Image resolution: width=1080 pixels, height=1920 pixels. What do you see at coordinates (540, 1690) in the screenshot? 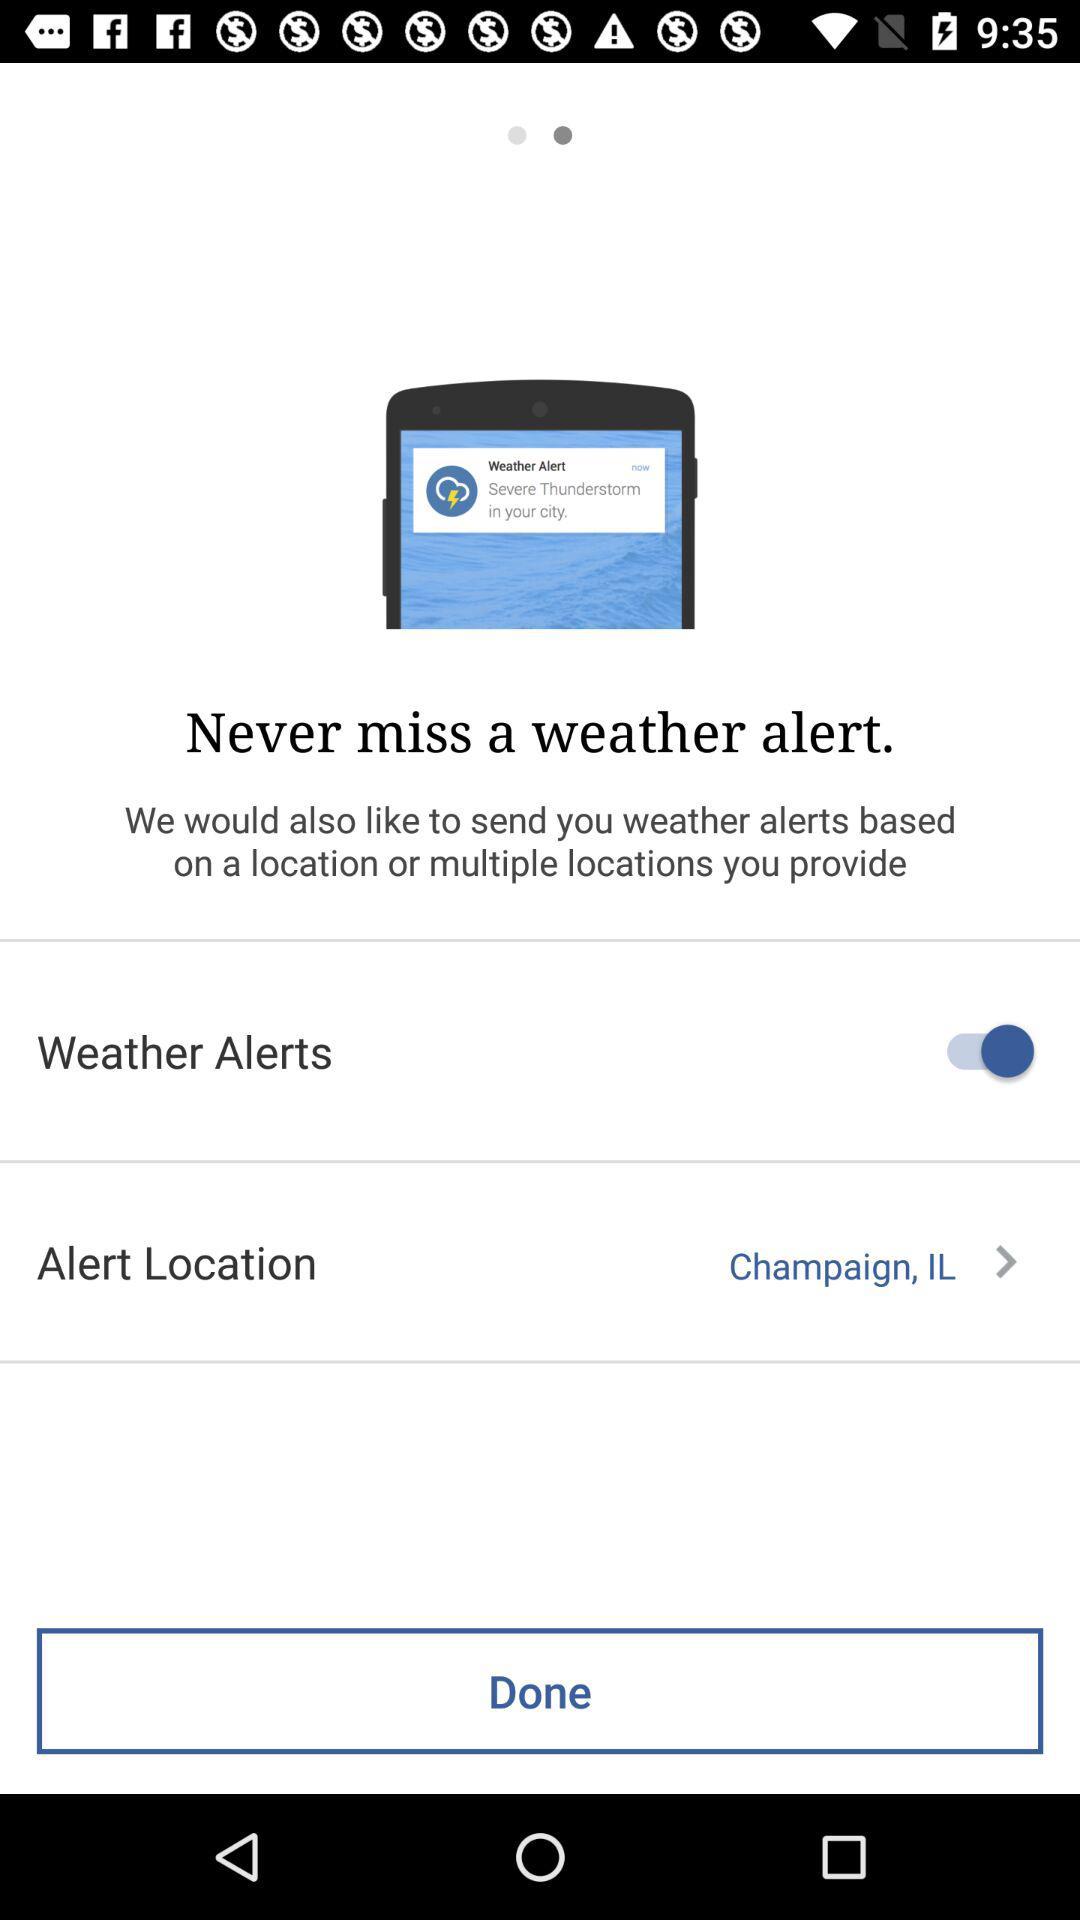
I see `the done` at bounding box center [540, 1690].